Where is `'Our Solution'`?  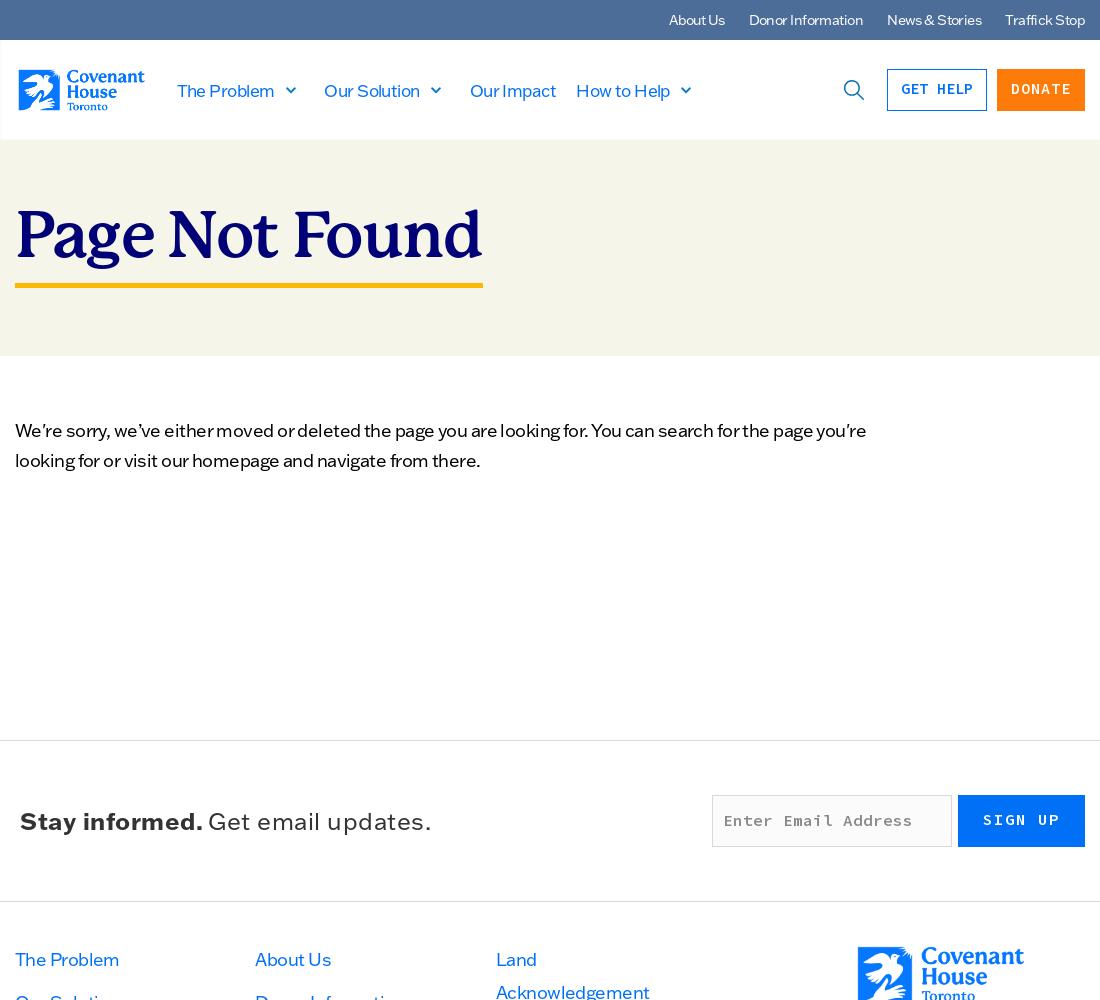
'Our Solution' is located at coordinates (322, 88).